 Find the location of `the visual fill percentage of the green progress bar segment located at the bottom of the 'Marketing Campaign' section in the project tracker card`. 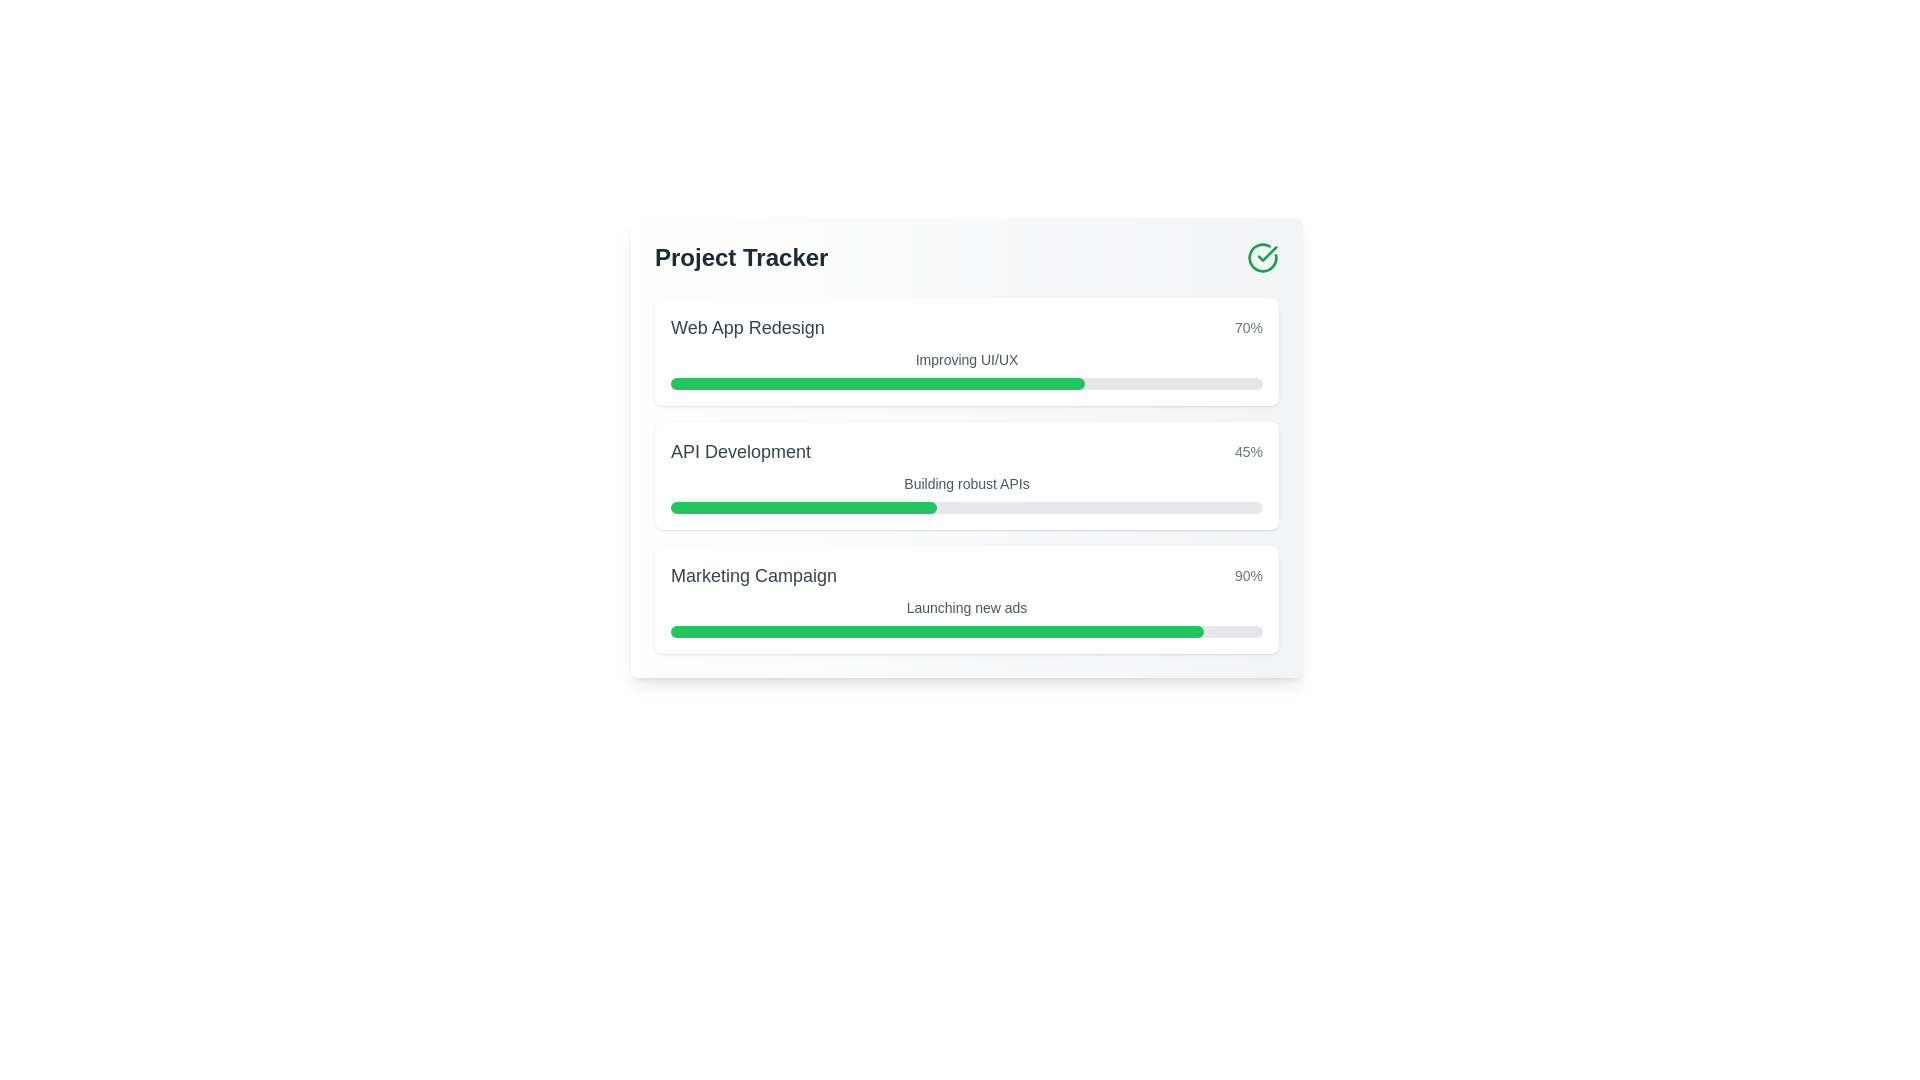

the visual fill percentage of the green progress bar segment located at the bottom of the 'Marketing Campaign' section in the project tracker card is located at coordinates (936, 632).